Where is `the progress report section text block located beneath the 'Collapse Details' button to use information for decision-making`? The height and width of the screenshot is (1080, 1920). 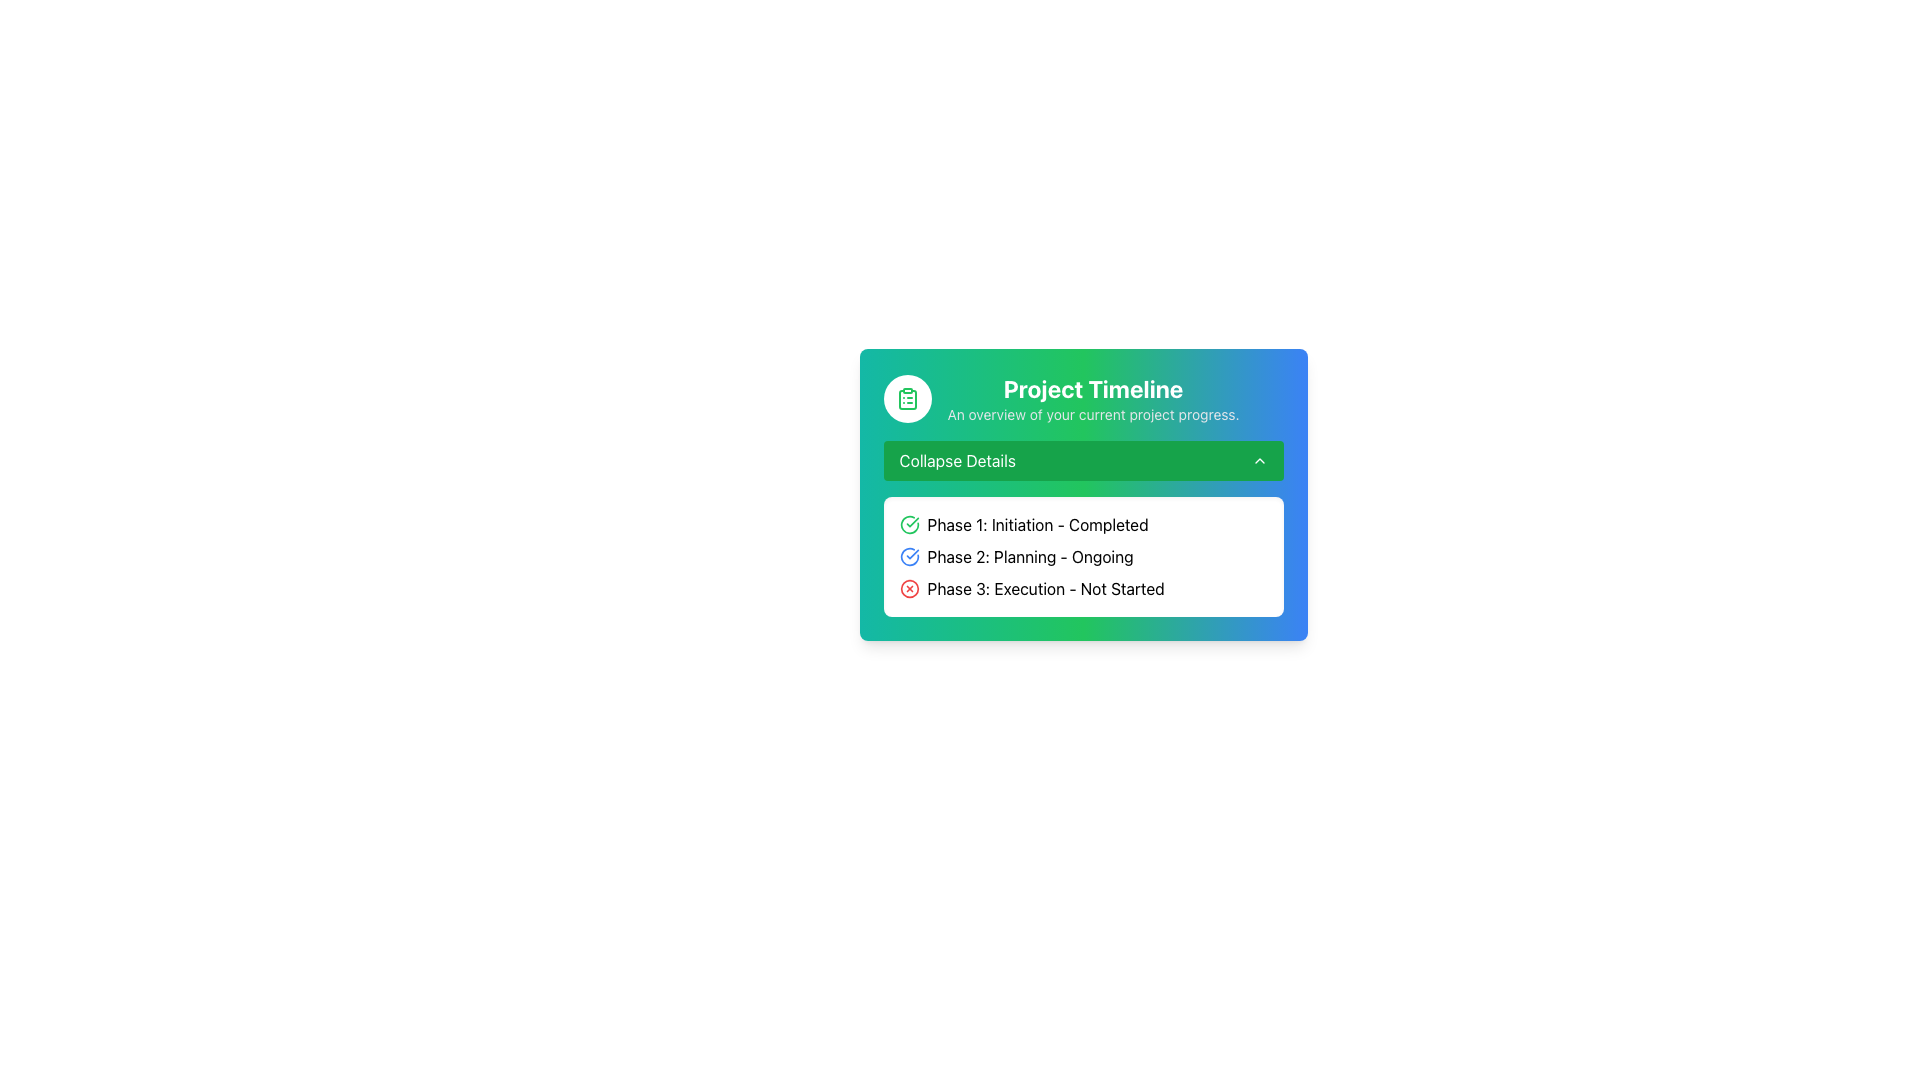 the progress report section text block located beneath the 'Collapse Details' button to use information for decision-making is located at coordinates (1082, 556).